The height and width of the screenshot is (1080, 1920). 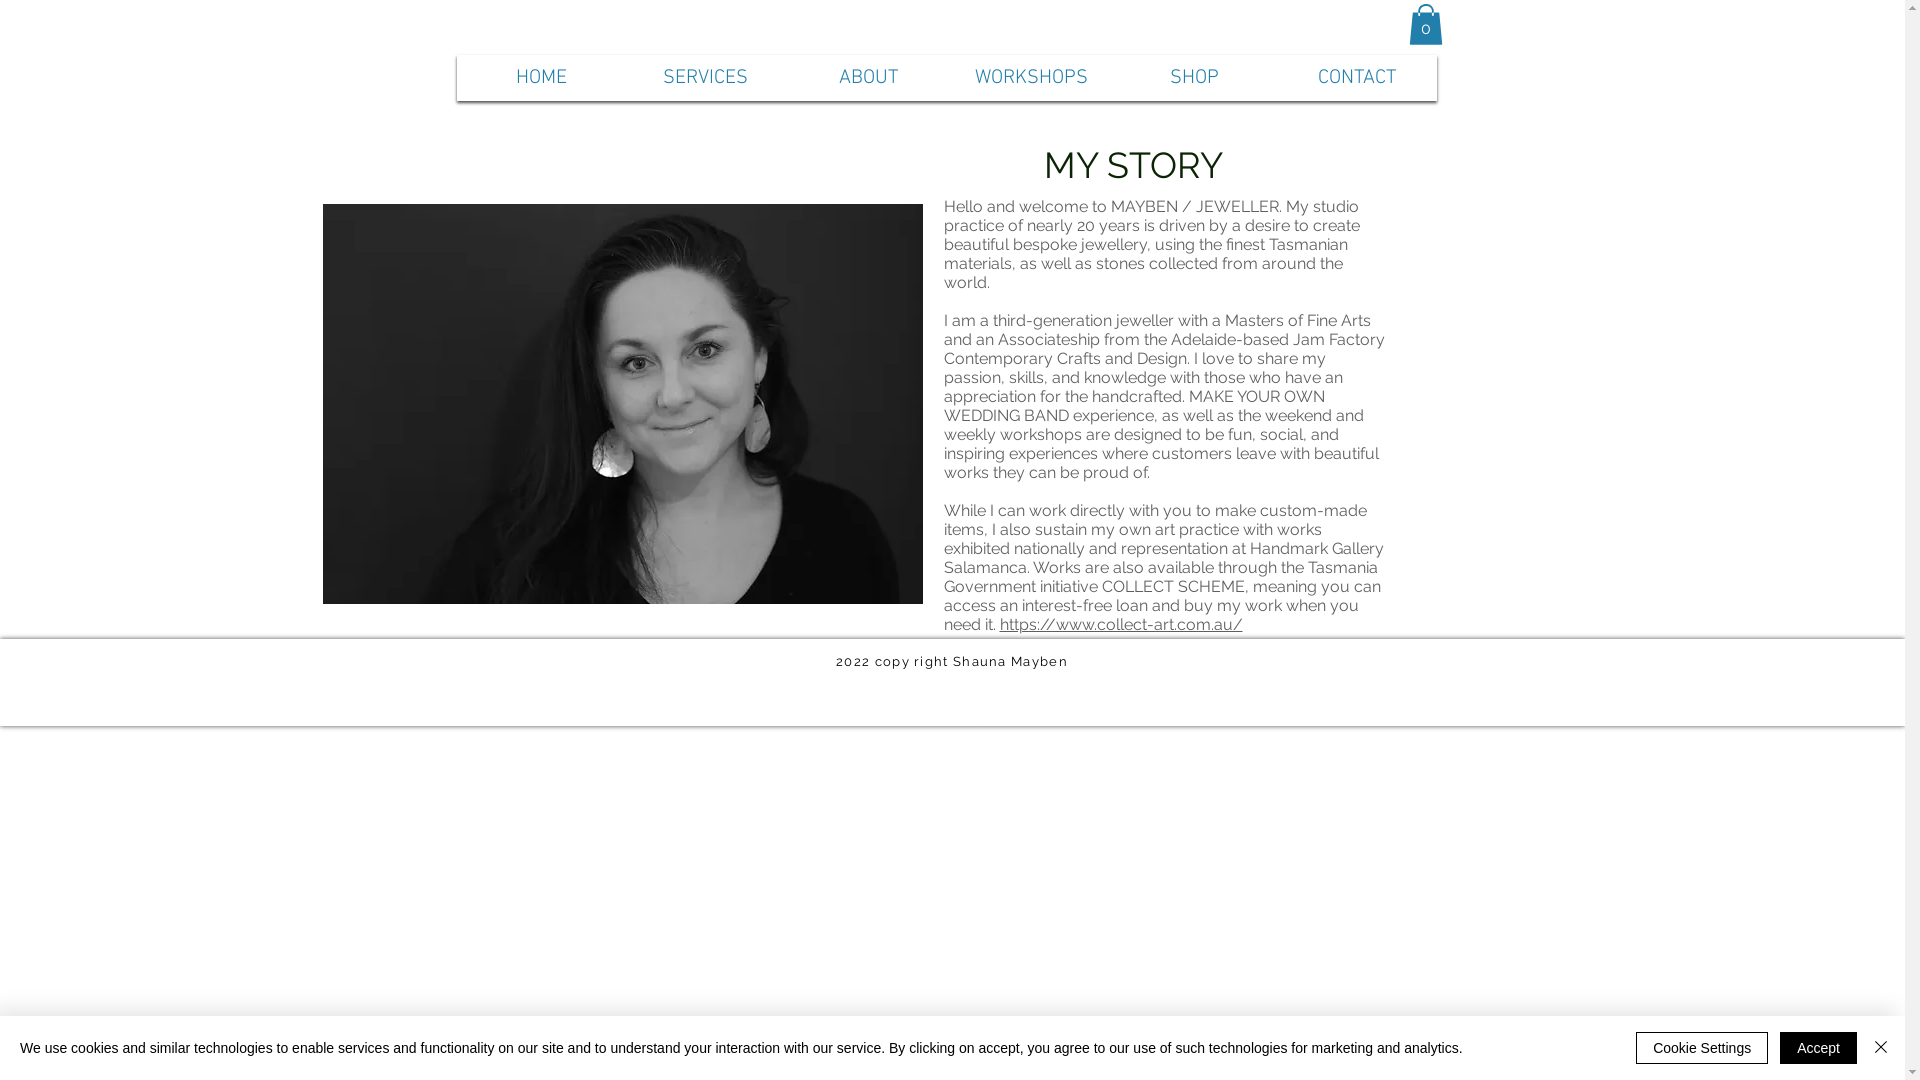 What do you see at coordinates (541, 76) in the screenshot?
I see `'HOME'` at bounding box center [541, 76].